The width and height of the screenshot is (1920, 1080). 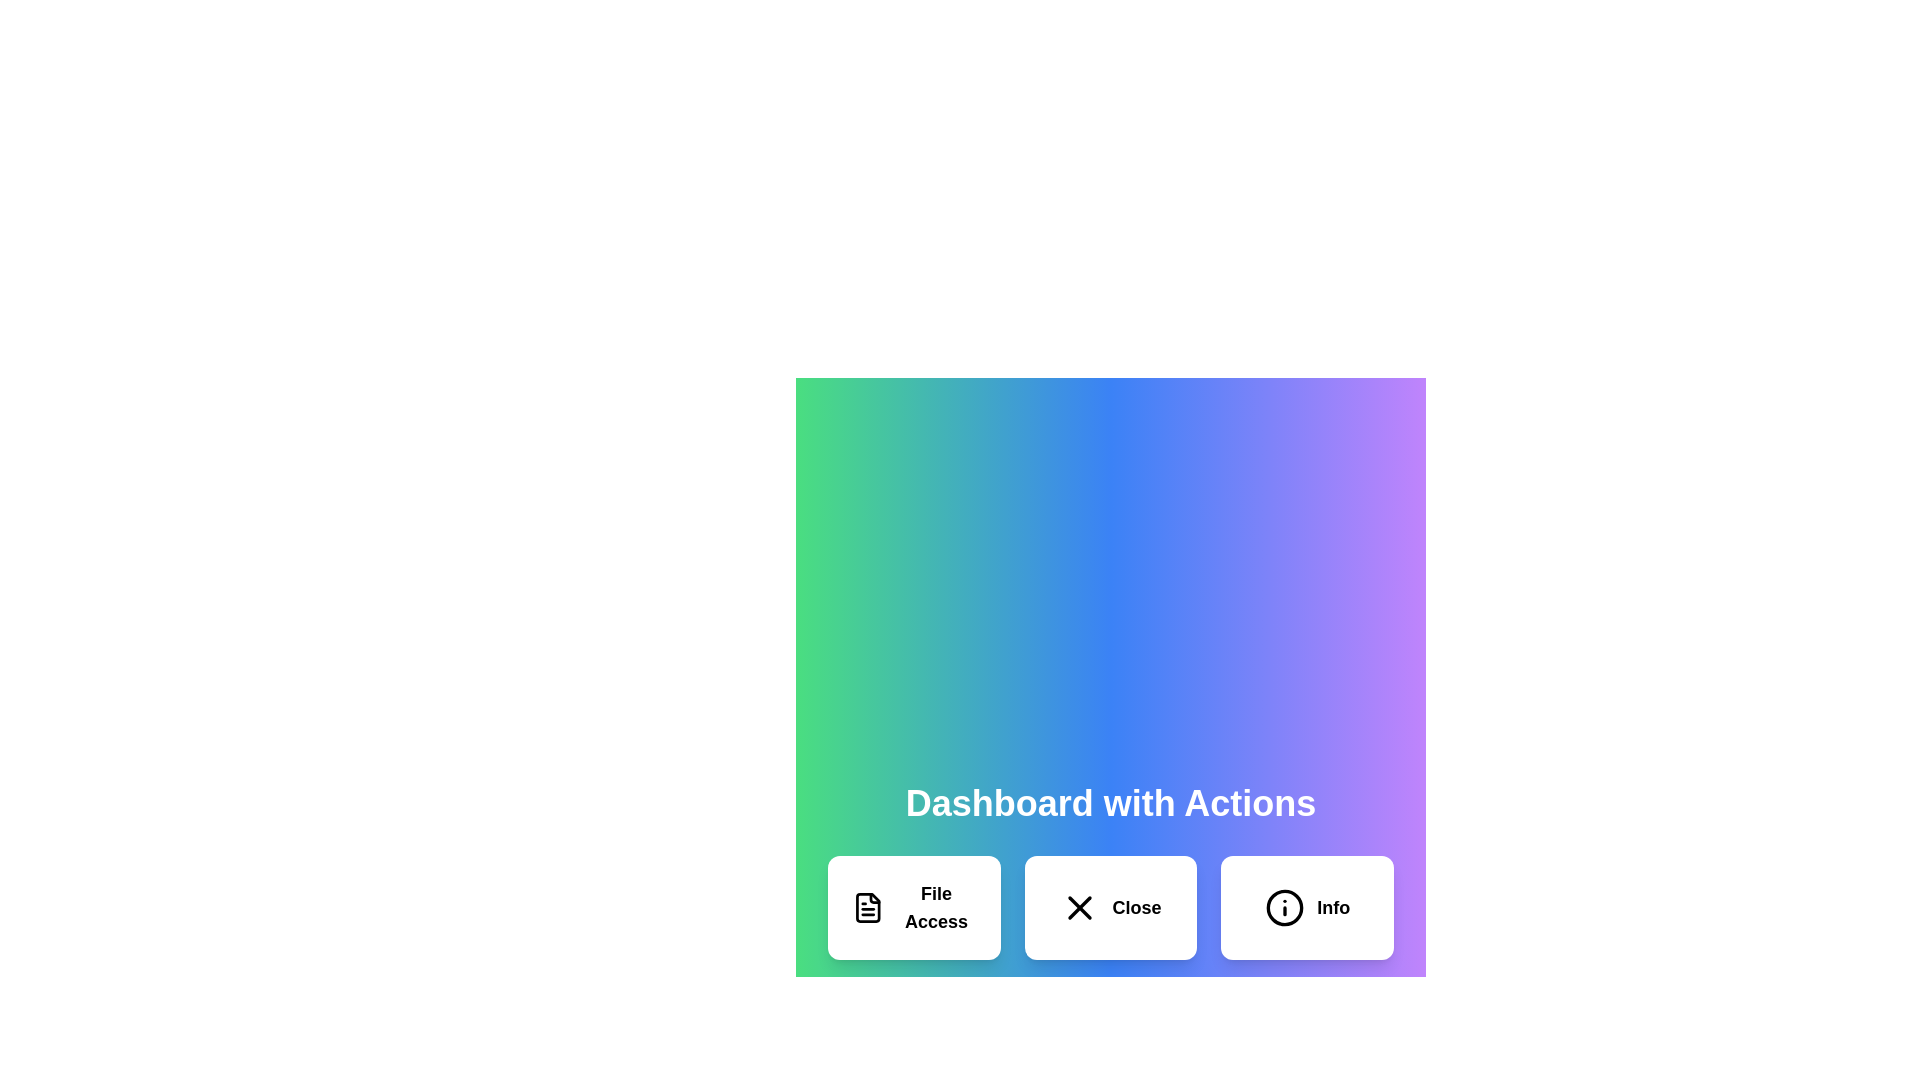 What do you see at coordinates (1109, 802) in the screenshot?
I see `the static text label reading 'Dashboard with Actions', which is styled with large, bold, white uppercase letters and positioned at the top center of a card-like section` at bounding box center [1109, 802].